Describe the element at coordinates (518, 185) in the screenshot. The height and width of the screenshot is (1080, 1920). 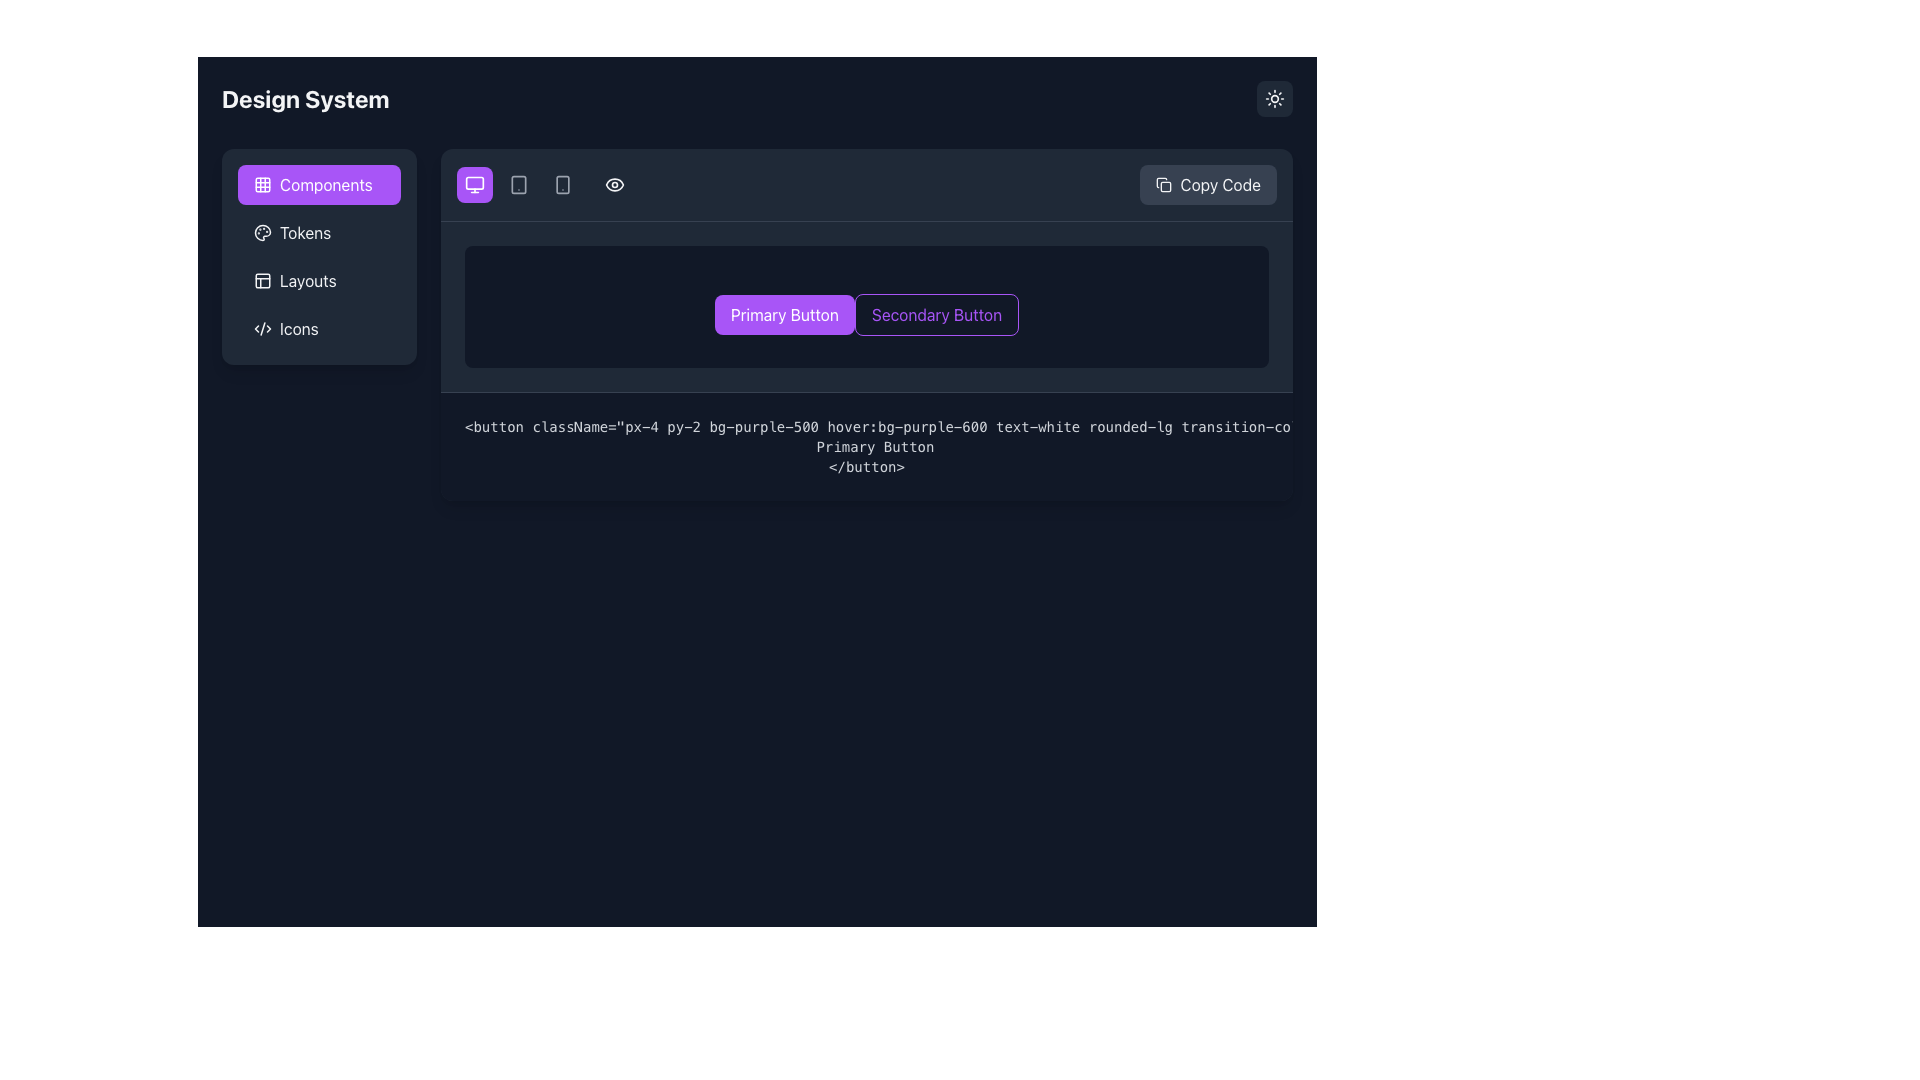
I see `the button that resembles a tablet or rectangular device, located in the second position of a horizontal row of three buttons at the top-center of the interface` at that location.